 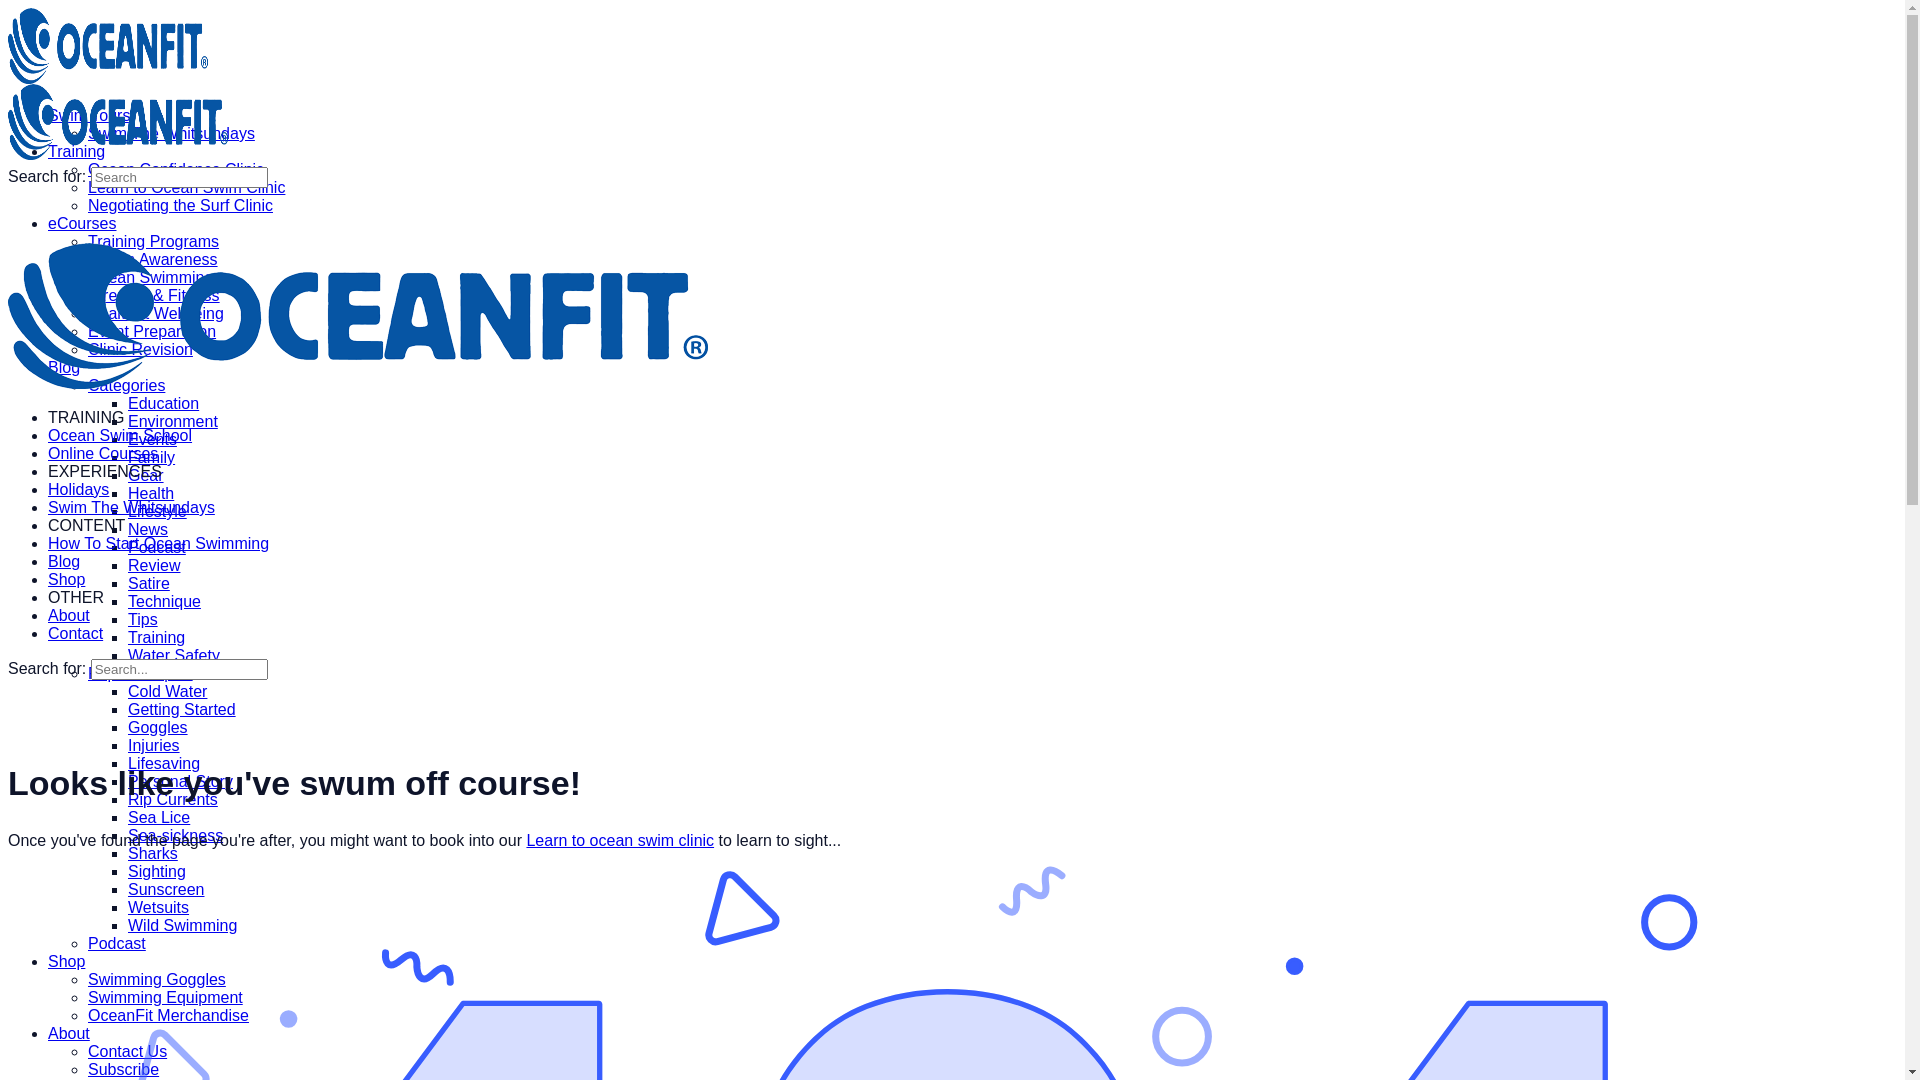 I want to click on 'Ocean Swim School', so click(x=119, y=434).